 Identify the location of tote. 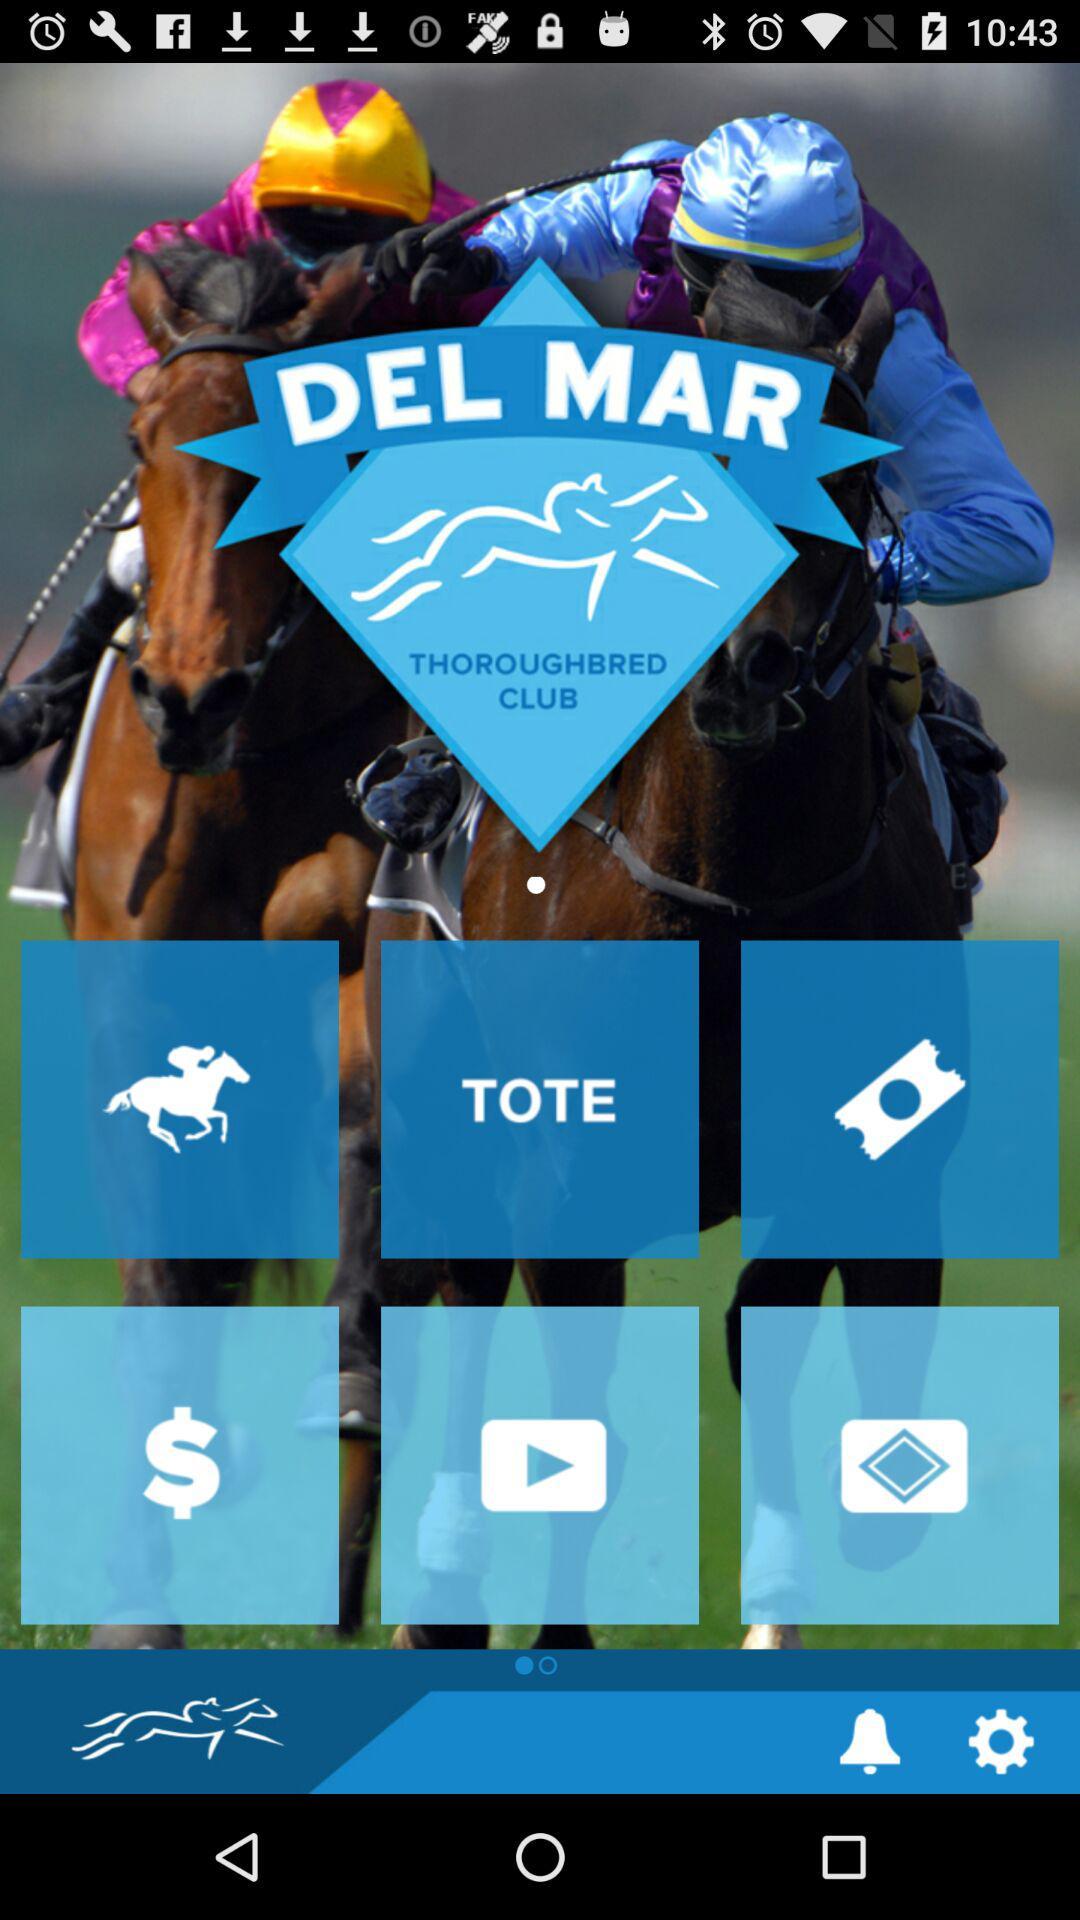
(540, 1098).